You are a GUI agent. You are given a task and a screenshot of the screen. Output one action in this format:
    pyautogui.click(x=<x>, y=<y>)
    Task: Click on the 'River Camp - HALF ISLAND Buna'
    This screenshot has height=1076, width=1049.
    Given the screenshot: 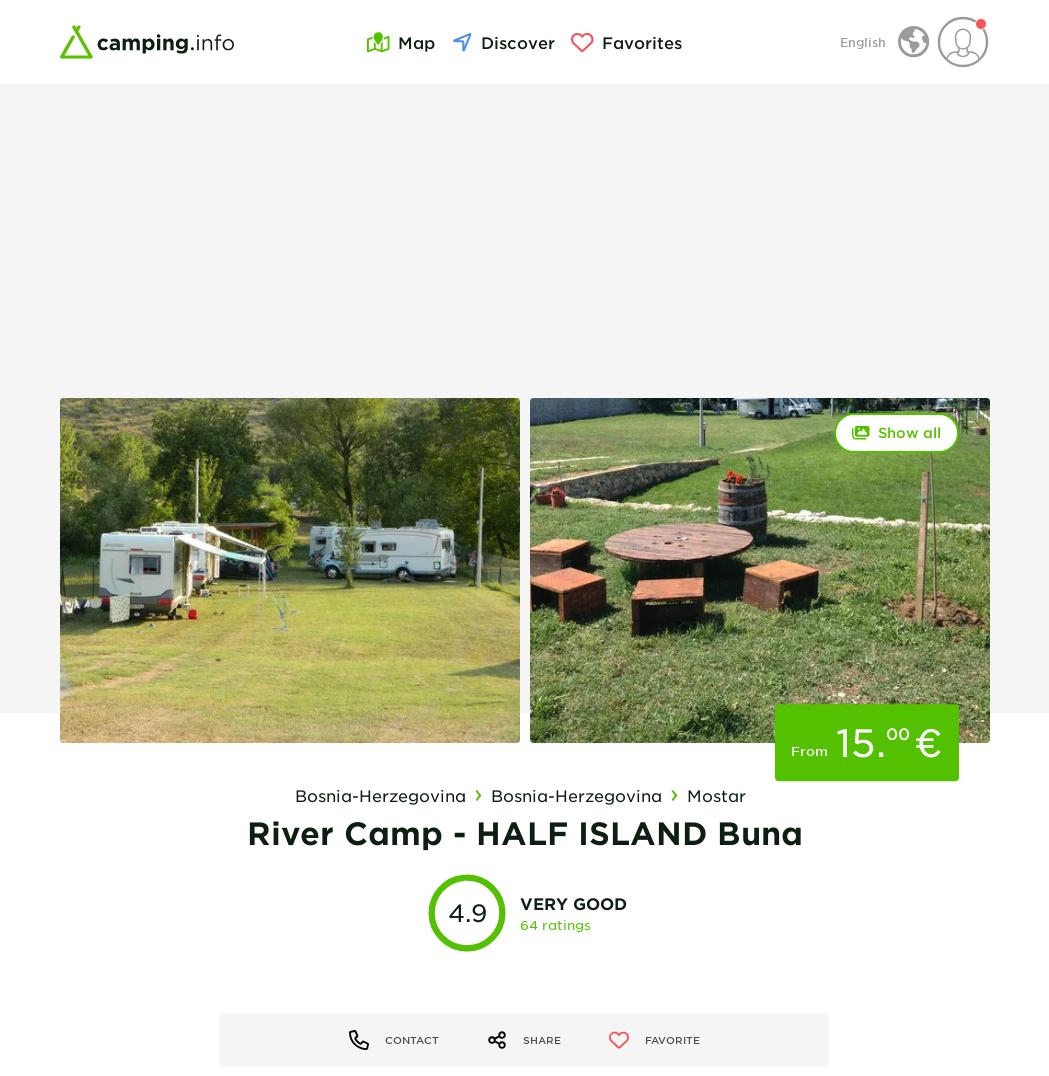 What is the action you would take?
    pyautogui.click(x=522, y=832)
    